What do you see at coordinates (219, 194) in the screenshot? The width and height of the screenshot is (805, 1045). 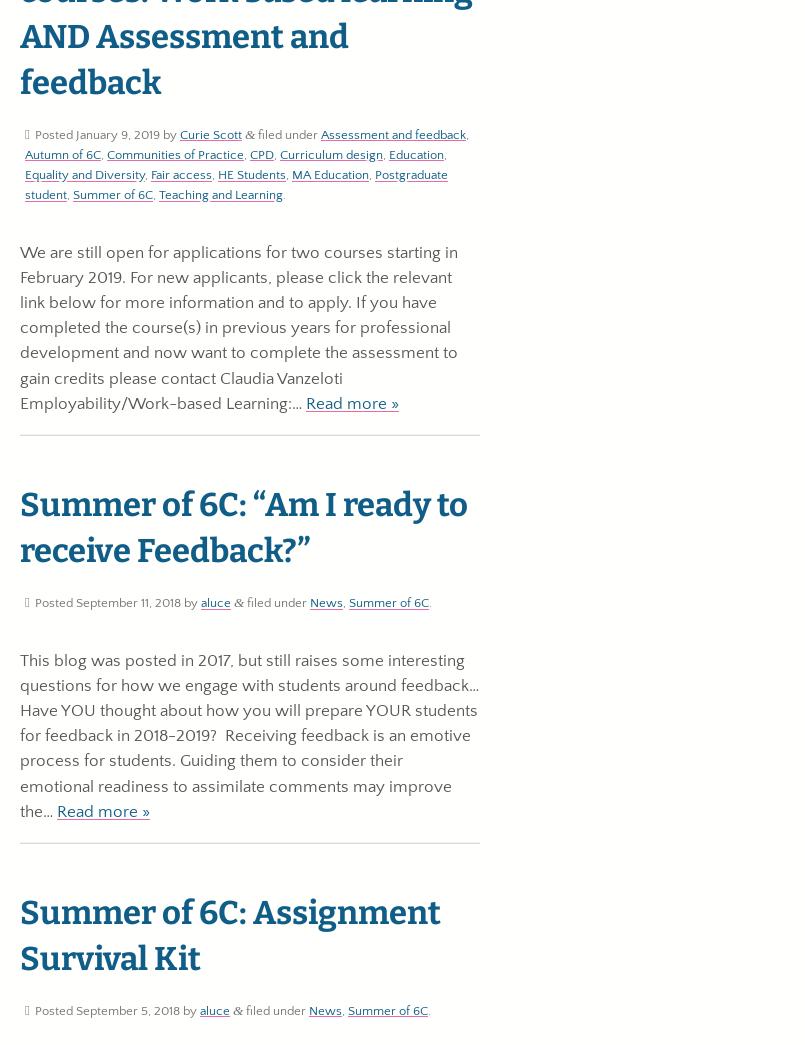 I see `'Teaching and Learning'` at bounding box center [219, 194].